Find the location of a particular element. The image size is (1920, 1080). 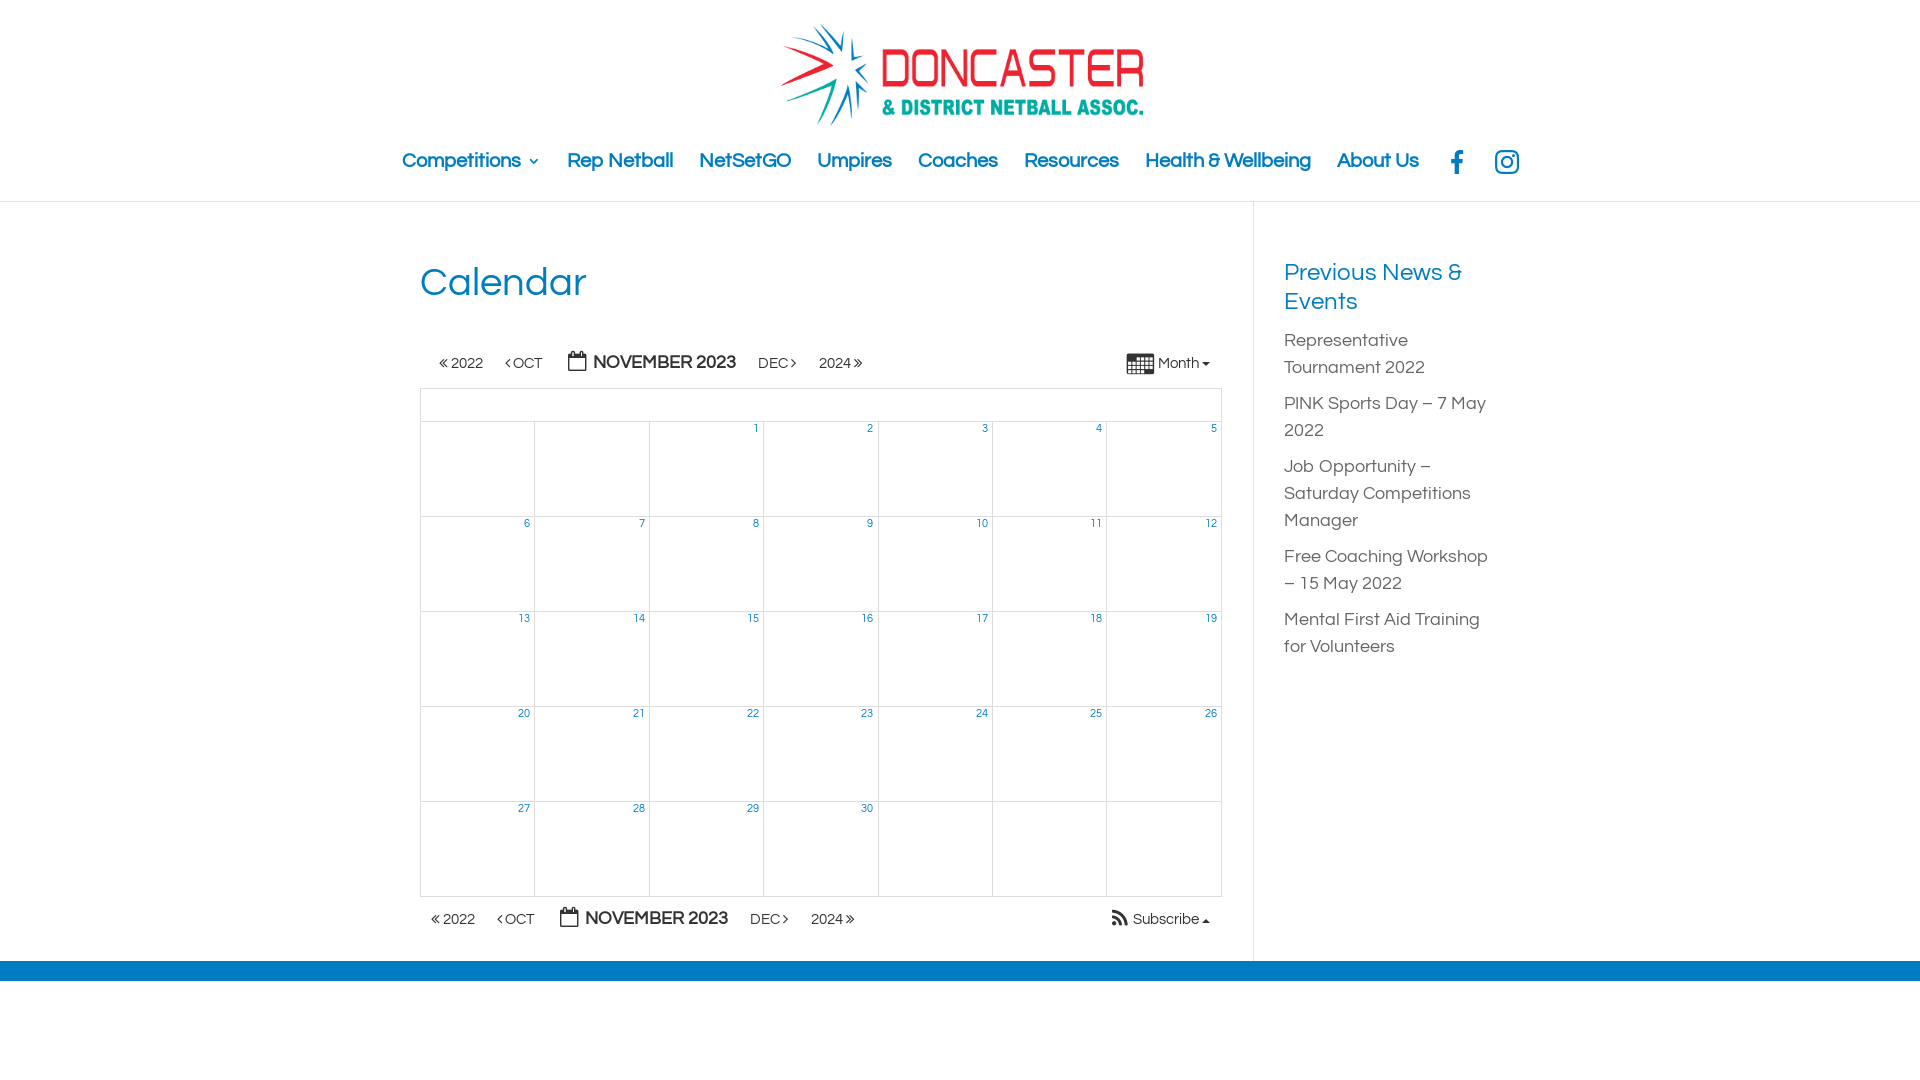

'16' is located at coordinates (867, 617).